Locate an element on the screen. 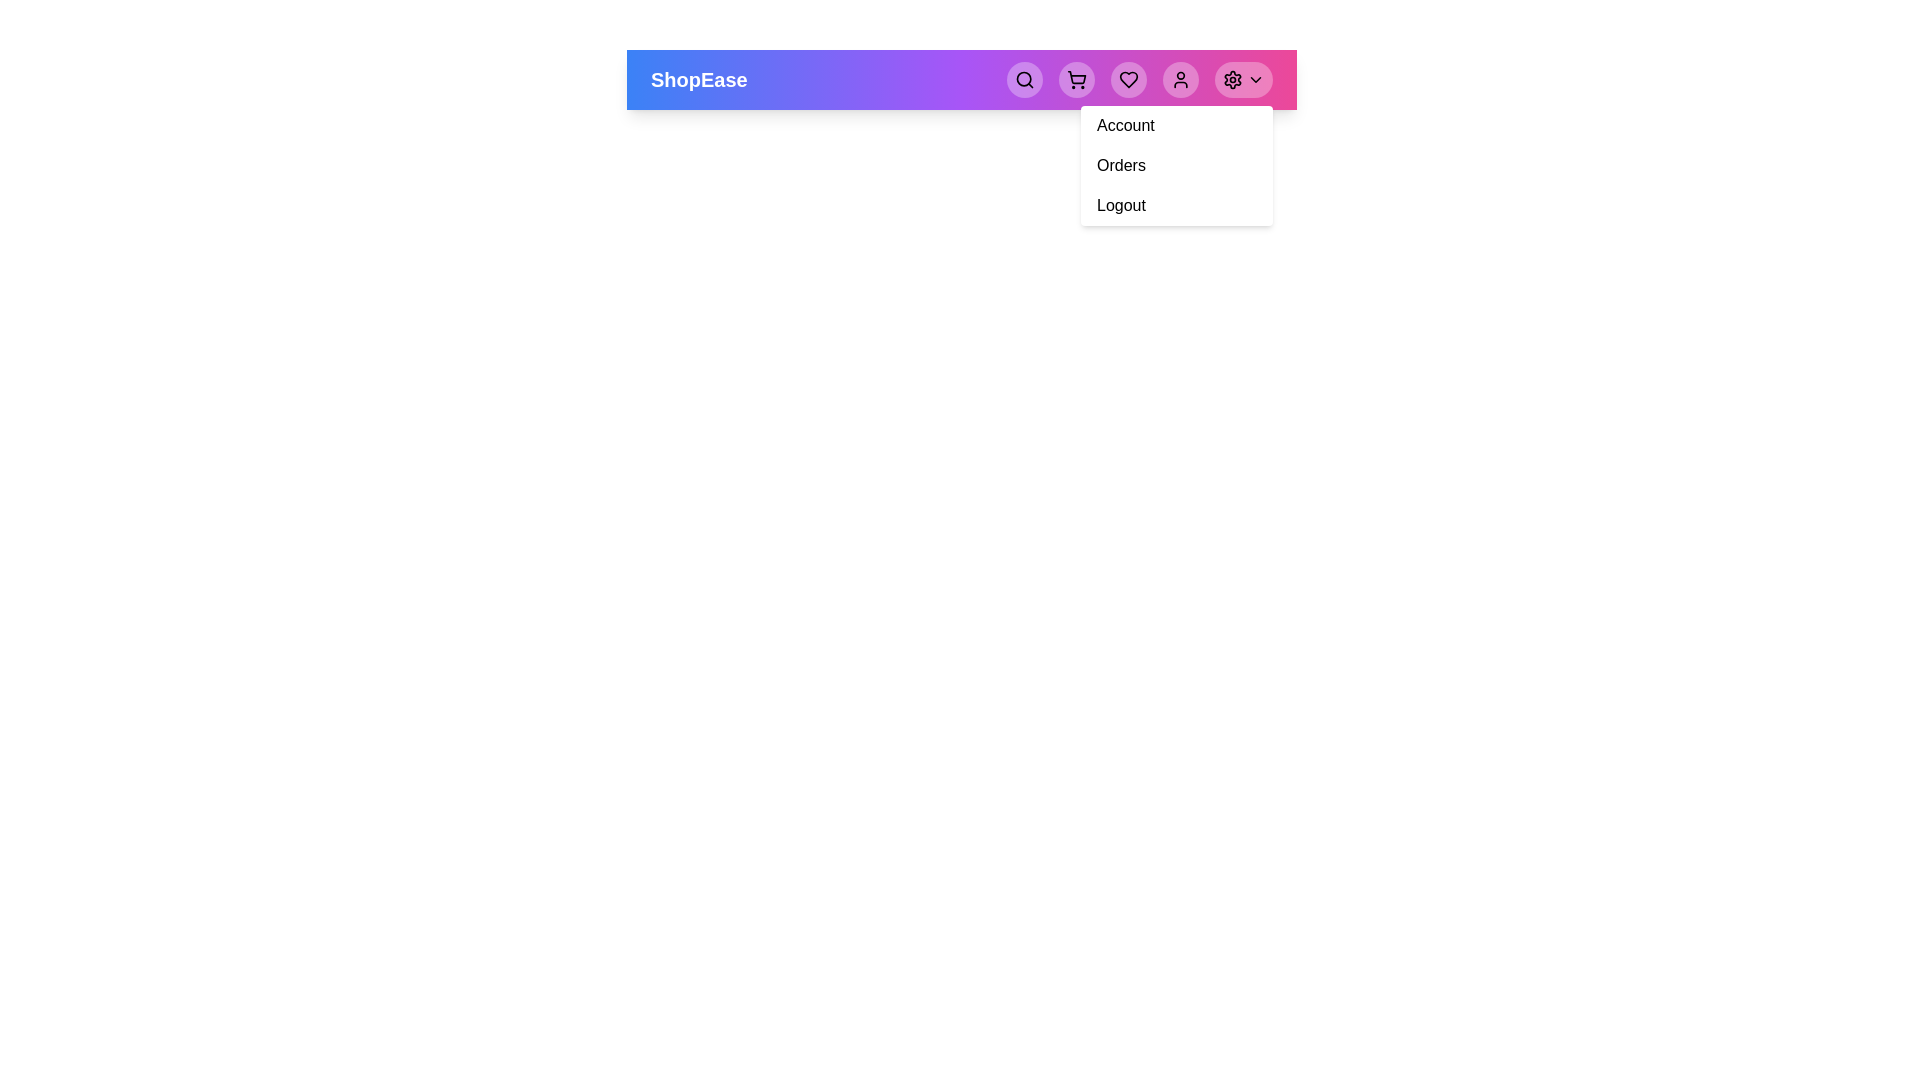 The height and width of the screenshot is (1080, 1920). the shopping cart button is located at coordinates (1075, 79).